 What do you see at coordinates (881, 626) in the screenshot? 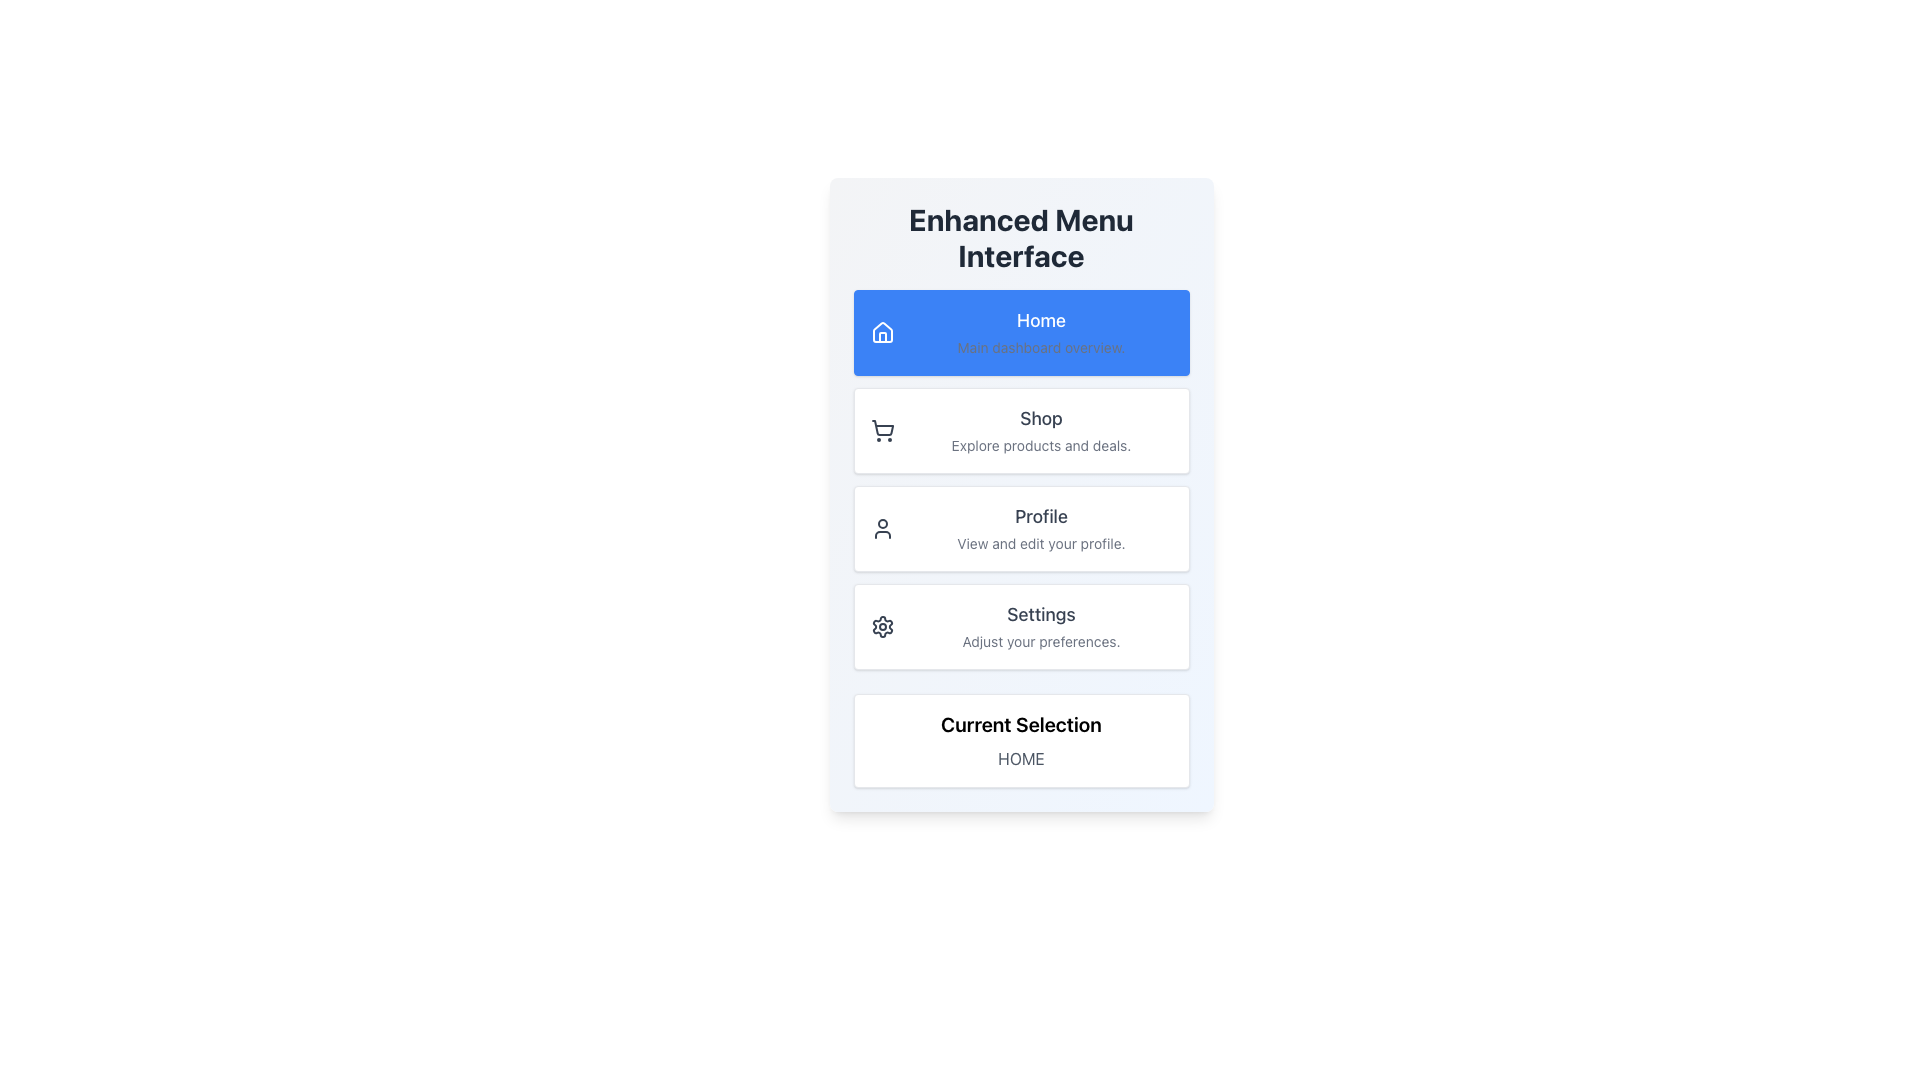
I see `the gear-shaped settings icon located to the left of the text 'Settings' and the description 'Adjust your preferences.' in the vertical menu list` at bounding box center [881, 626].